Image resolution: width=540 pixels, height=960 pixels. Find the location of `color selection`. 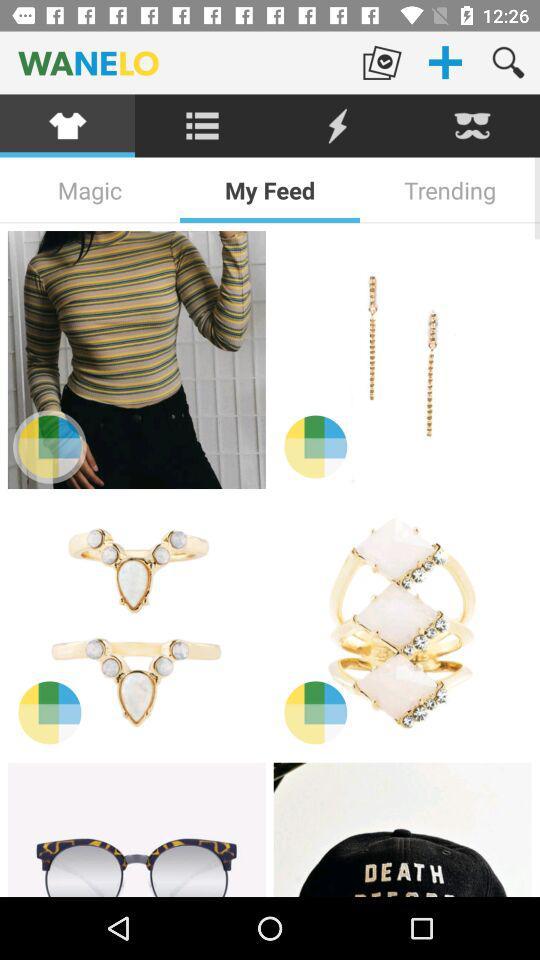

color selection is located at coordinates (49, 446).